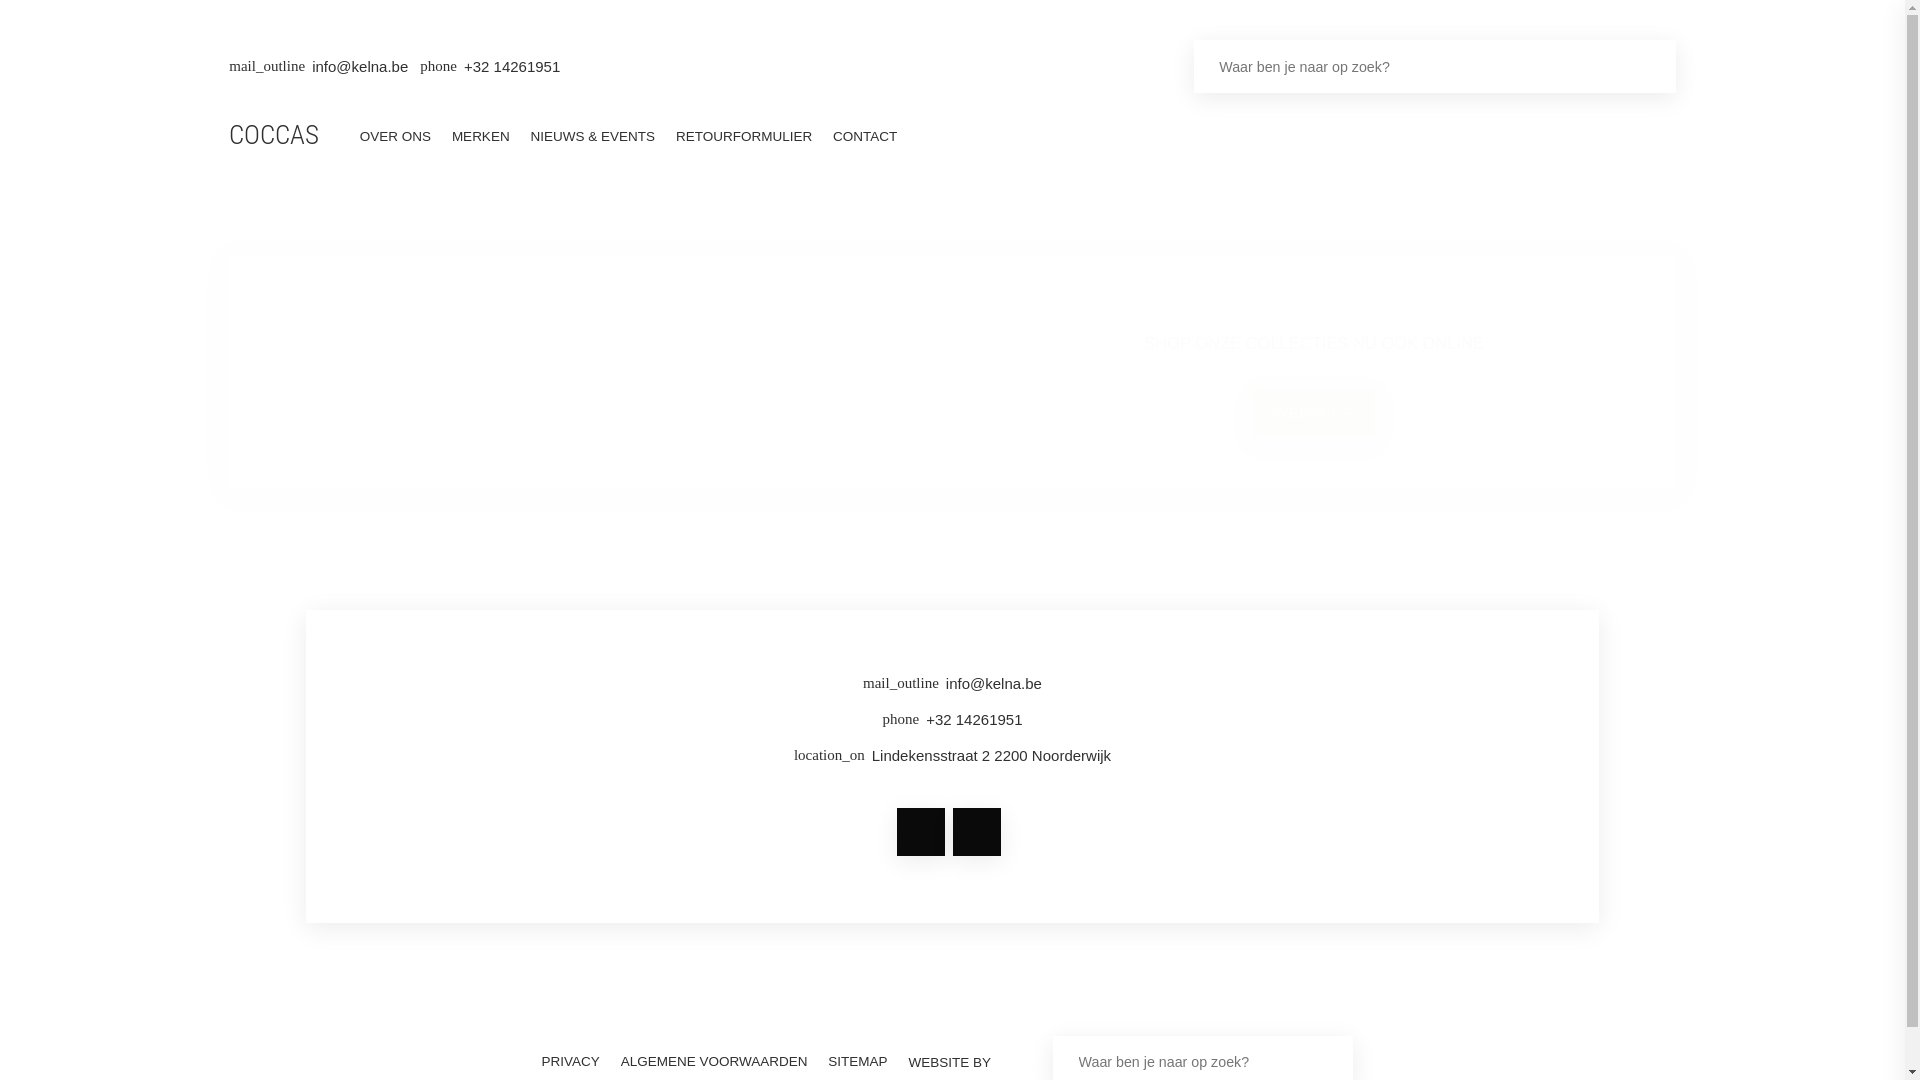  What do you see at coordinates (975, 832) in the screenshot?
I see `'COCCAS Instagram'` at bounding box center [975, 832].